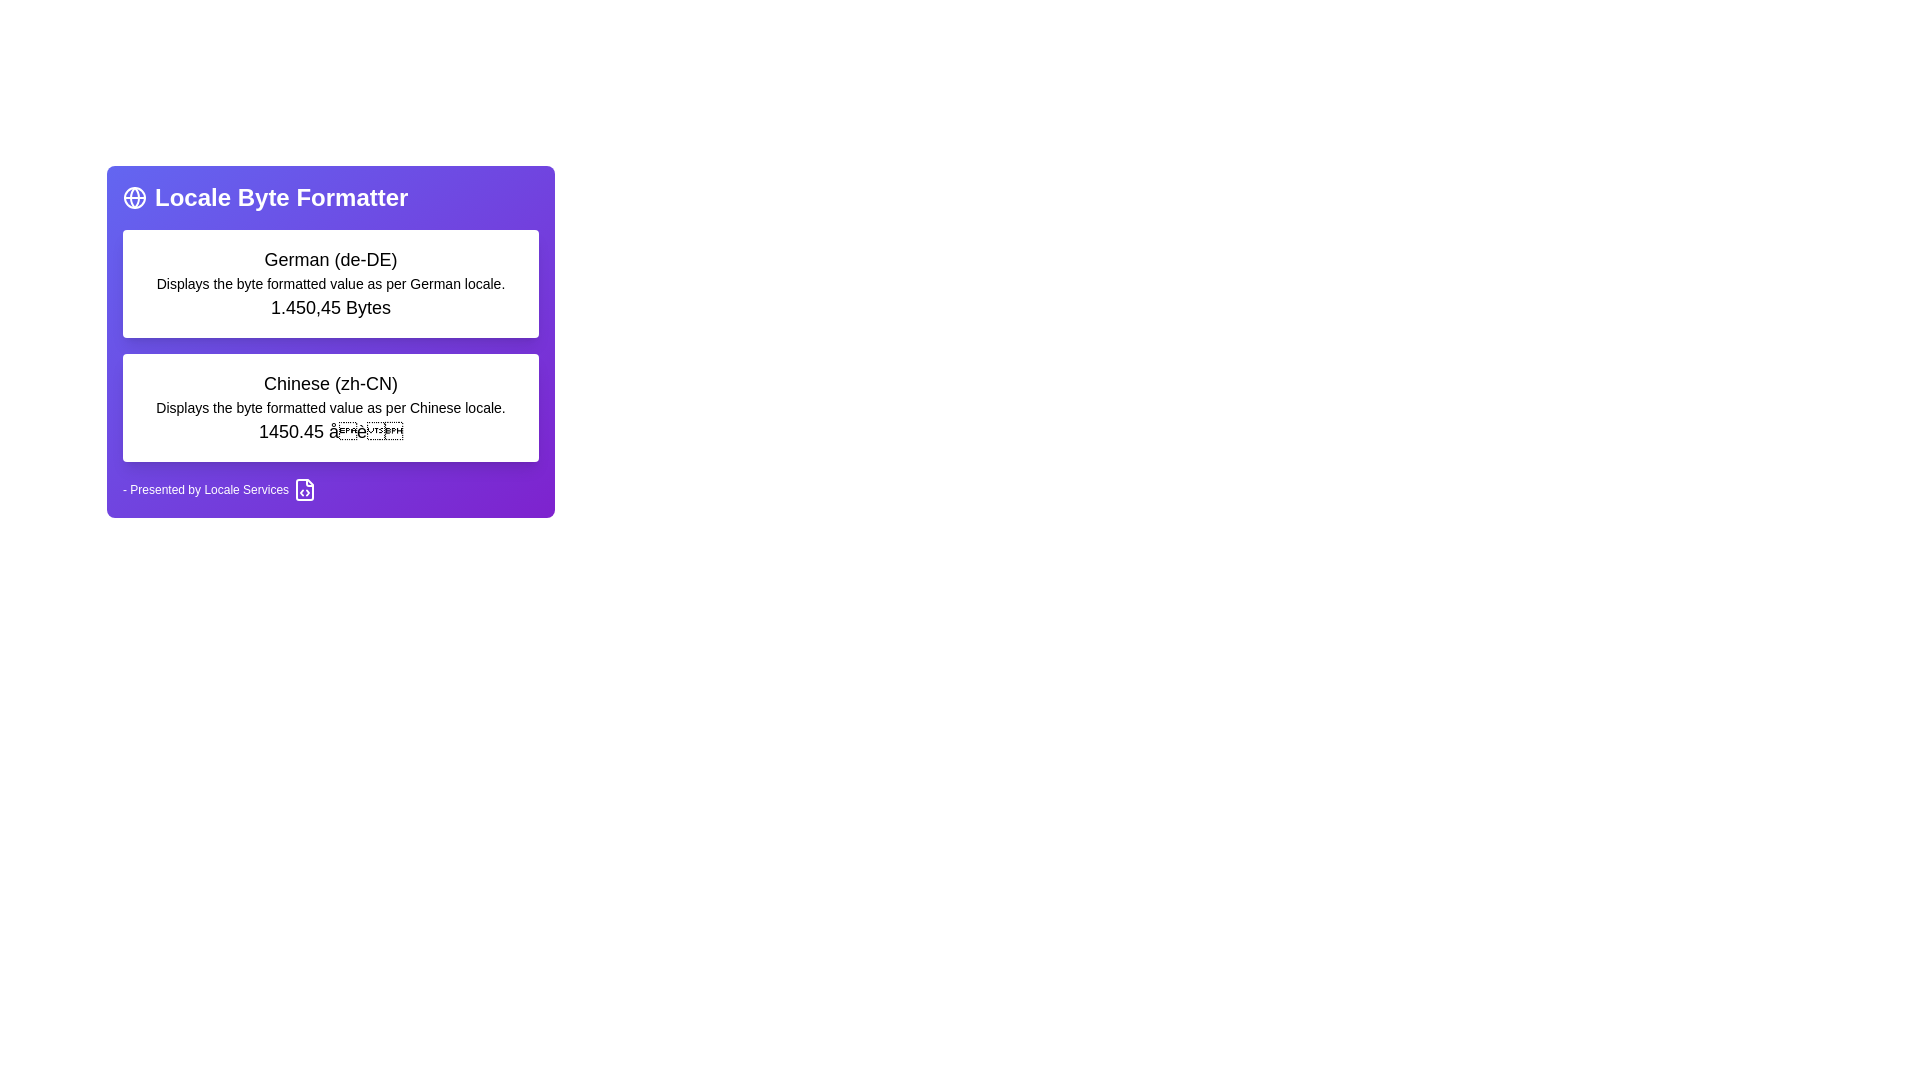  I want to click on the circular SVG graphic element with a thin border, located in the top-left corner above the title text 'Locale Byte Formatter', so click(133, 197).